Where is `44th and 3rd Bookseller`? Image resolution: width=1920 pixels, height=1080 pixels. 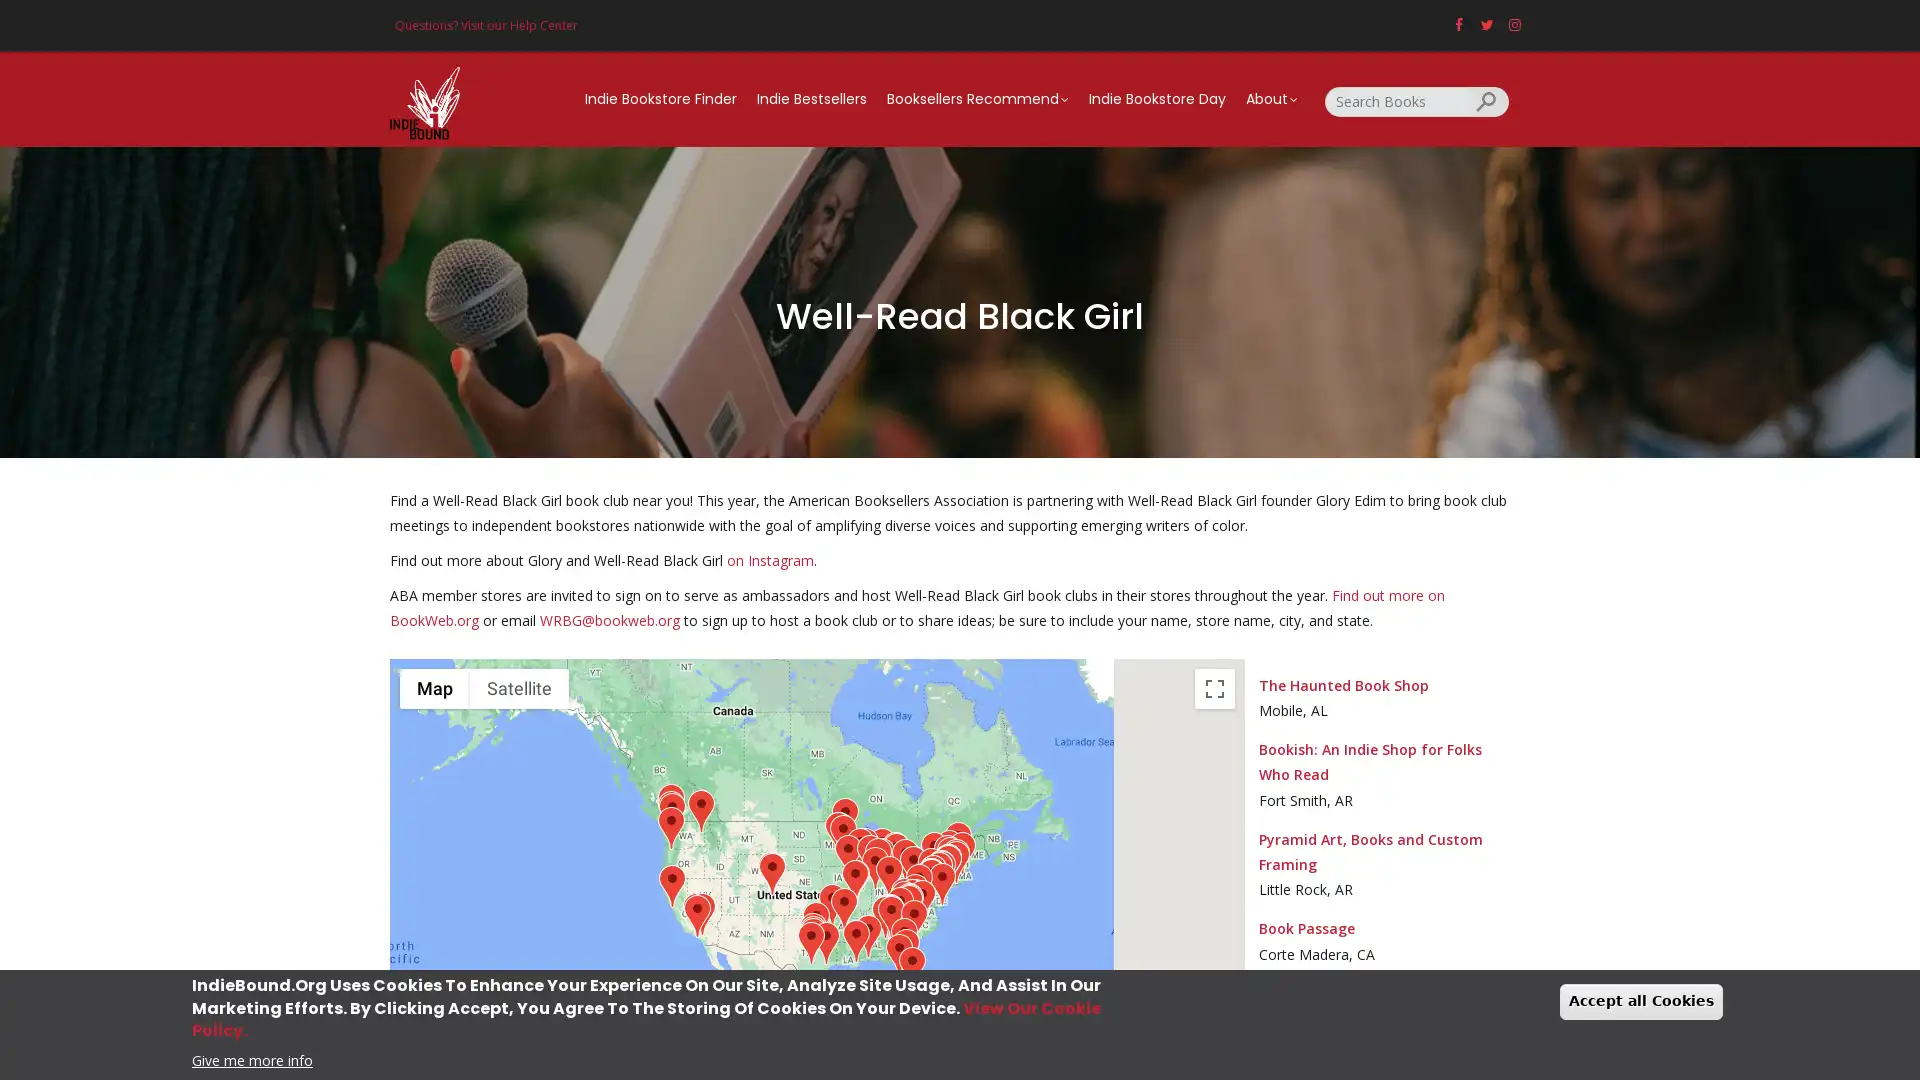 44th and 3rd Bookseller is located at coordinates (887, 915).